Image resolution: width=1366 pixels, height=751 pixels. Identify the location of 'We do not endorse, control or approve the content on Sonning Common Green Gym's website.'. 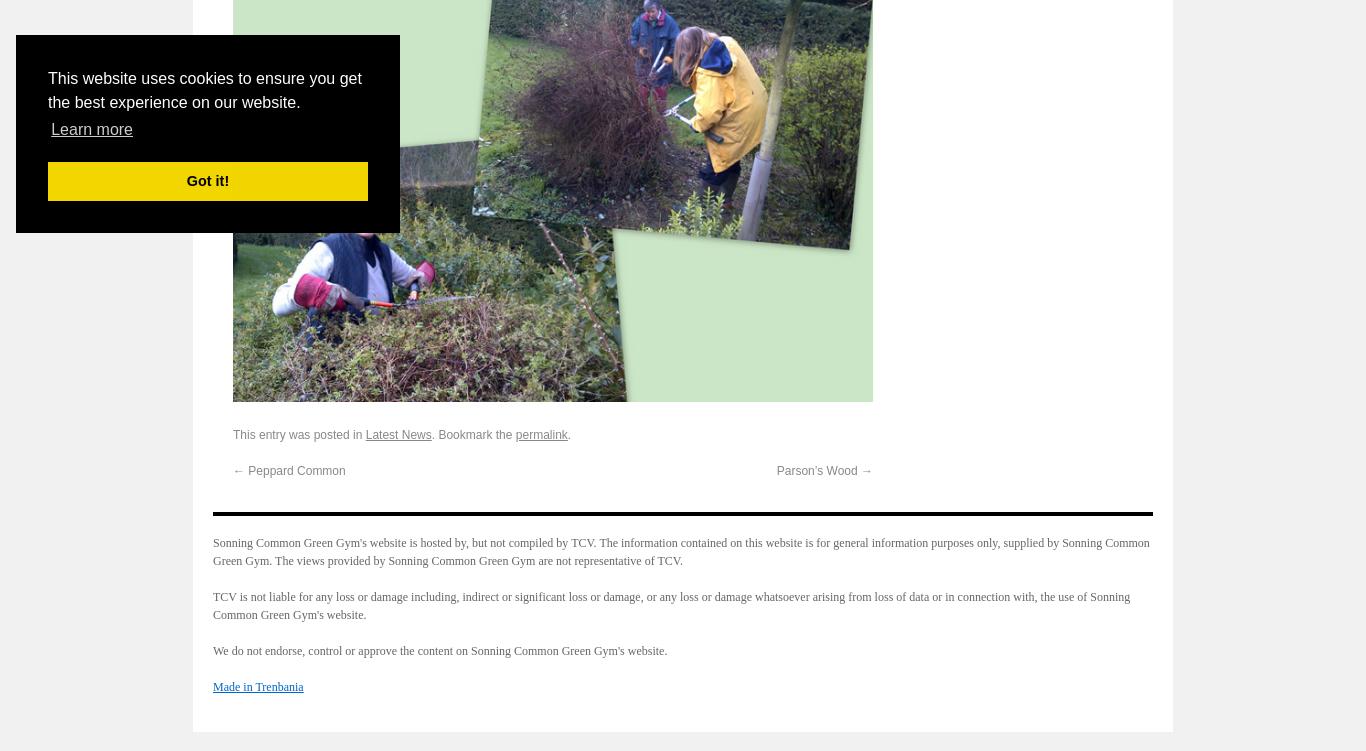
(211, 649).